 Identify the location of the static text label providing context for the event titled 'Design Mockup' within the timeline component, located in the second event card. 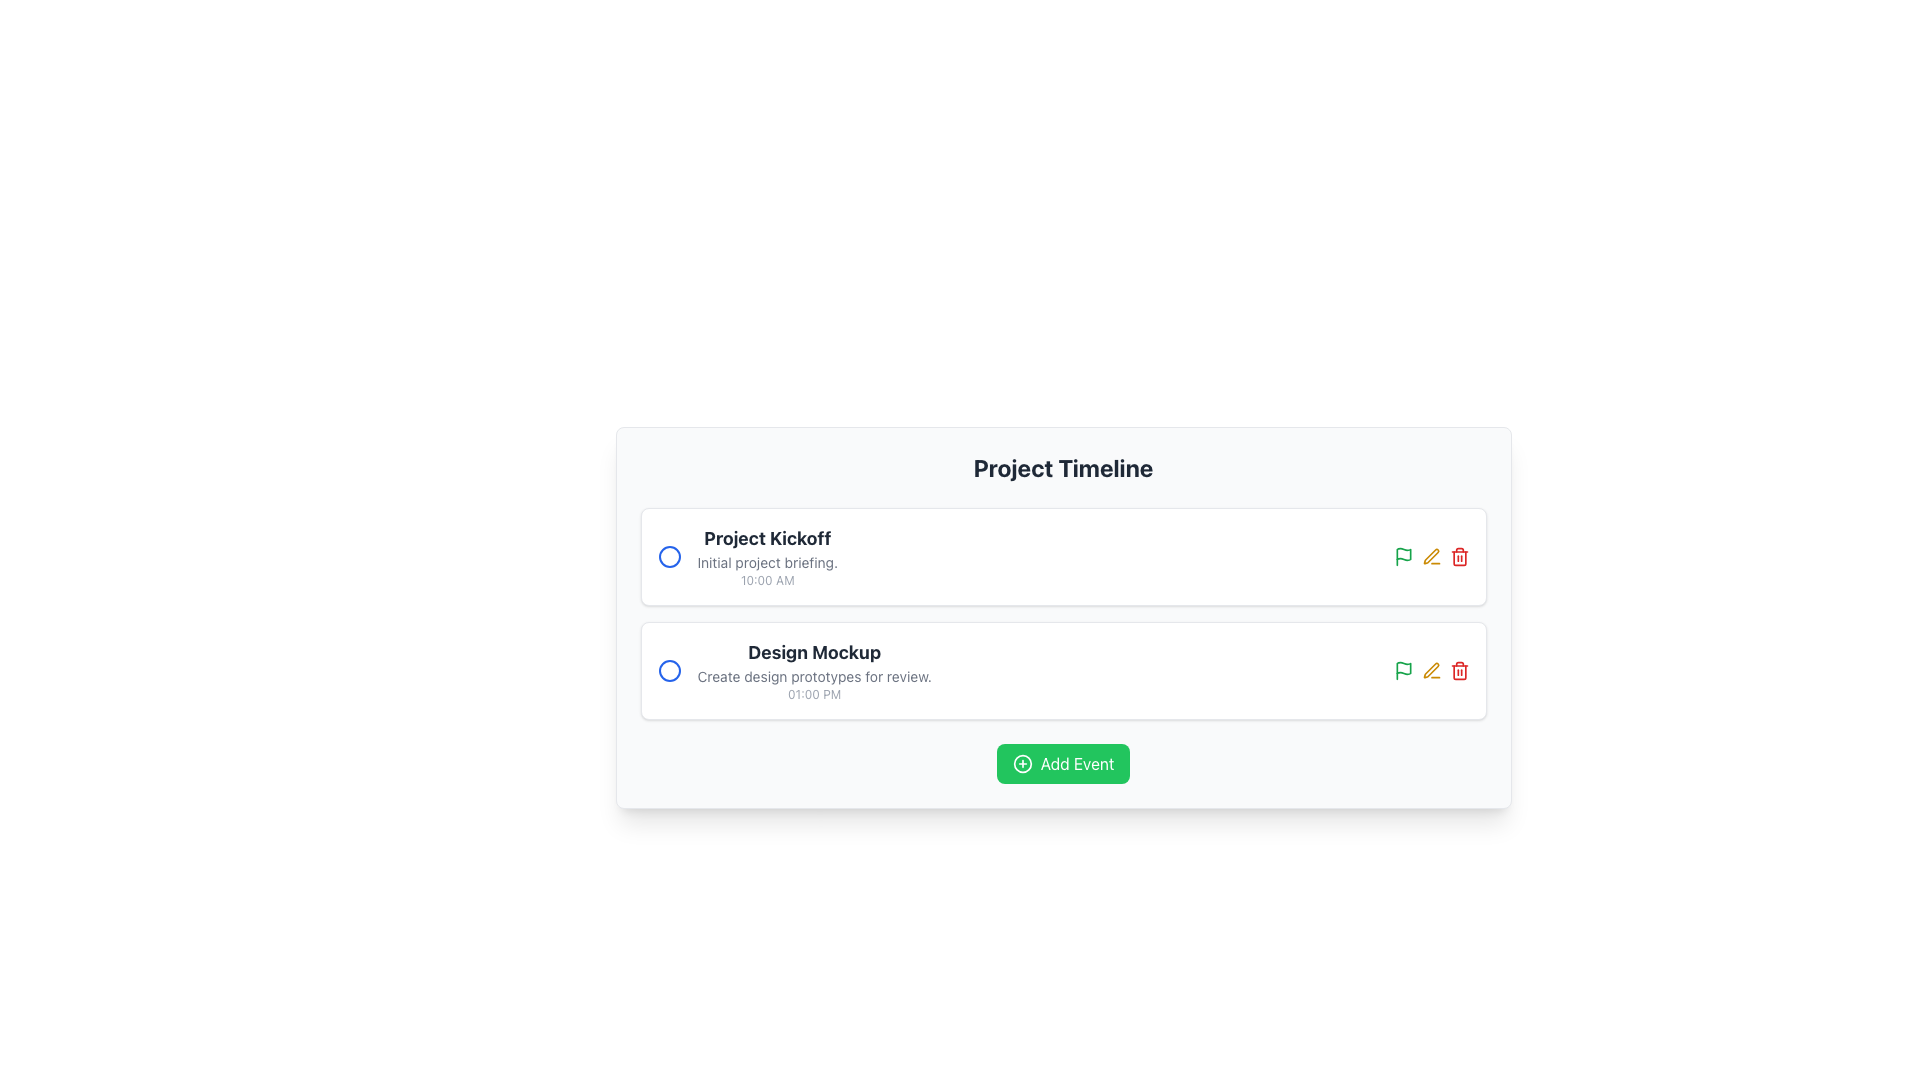
(814, 676).